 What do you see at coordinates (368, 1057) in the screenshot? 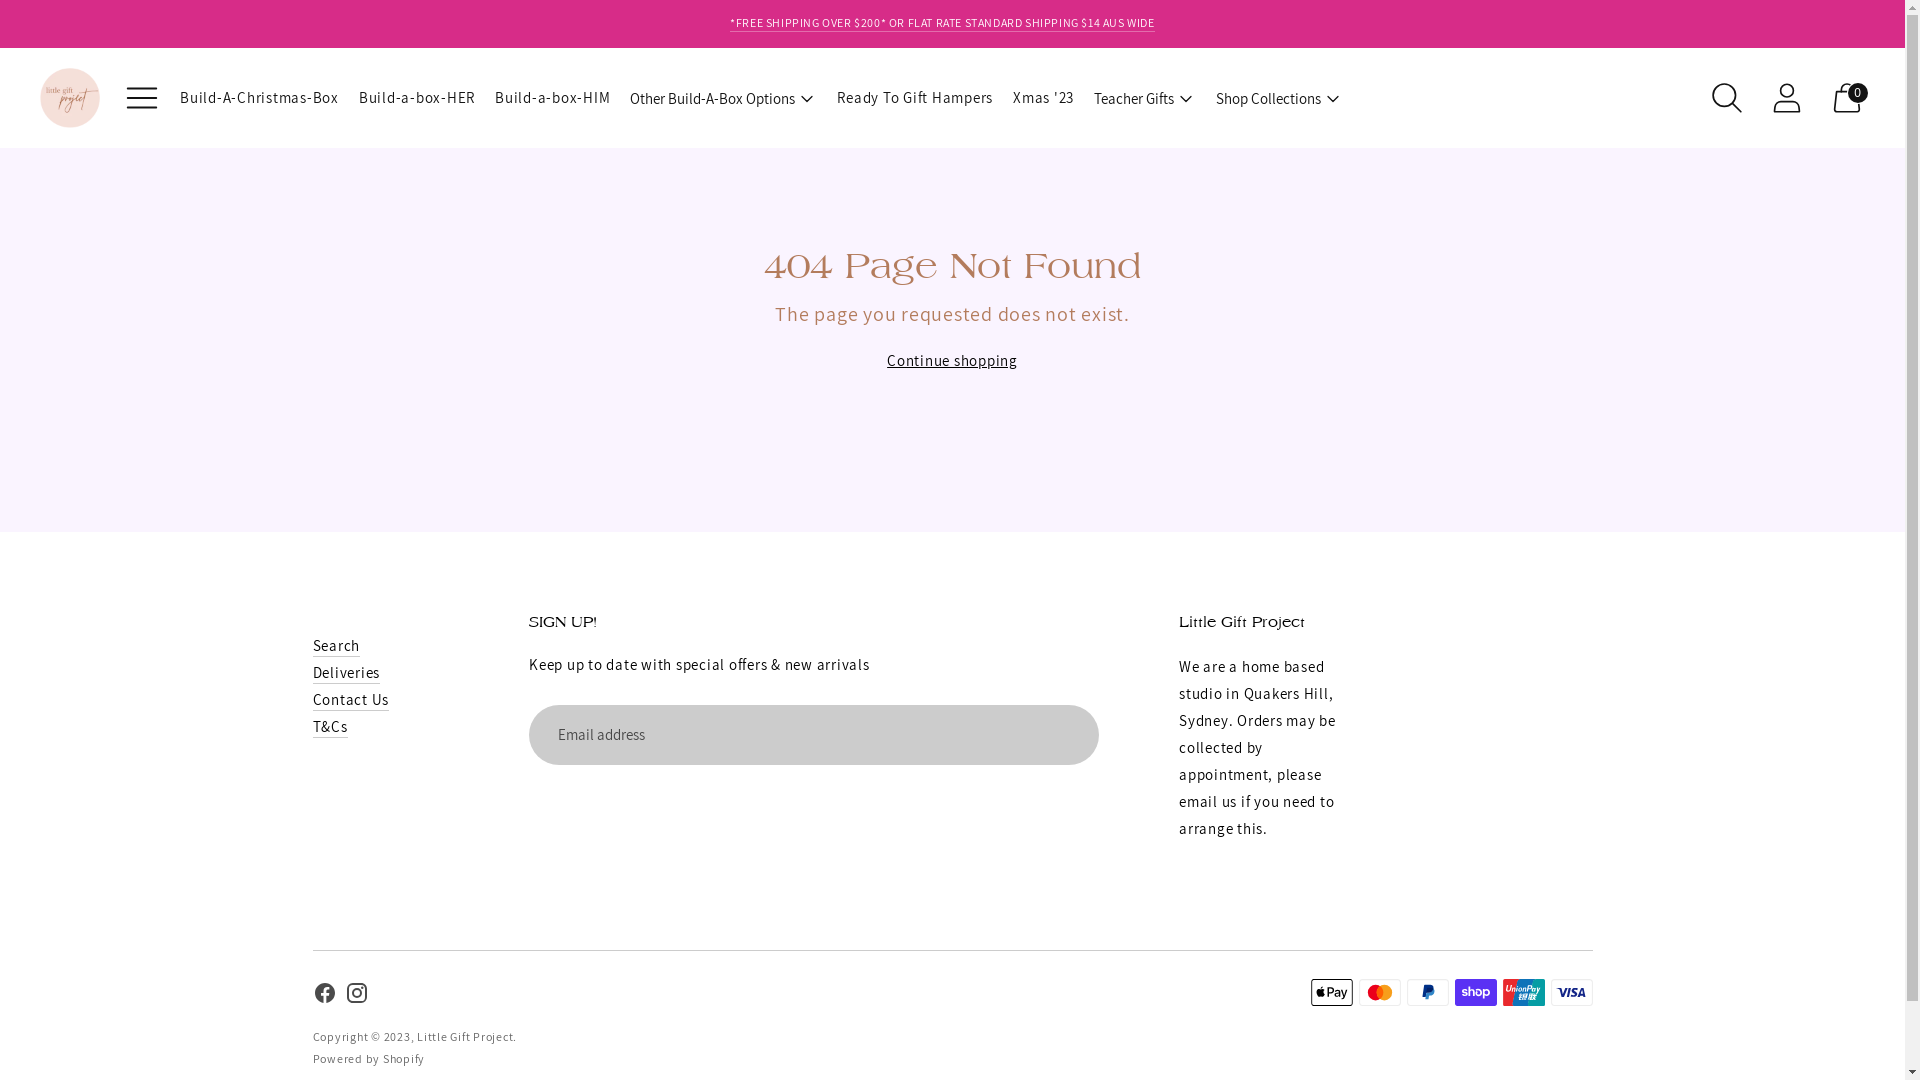
I see `'Powered by Shopify'` at bounding box center [368, 1057].